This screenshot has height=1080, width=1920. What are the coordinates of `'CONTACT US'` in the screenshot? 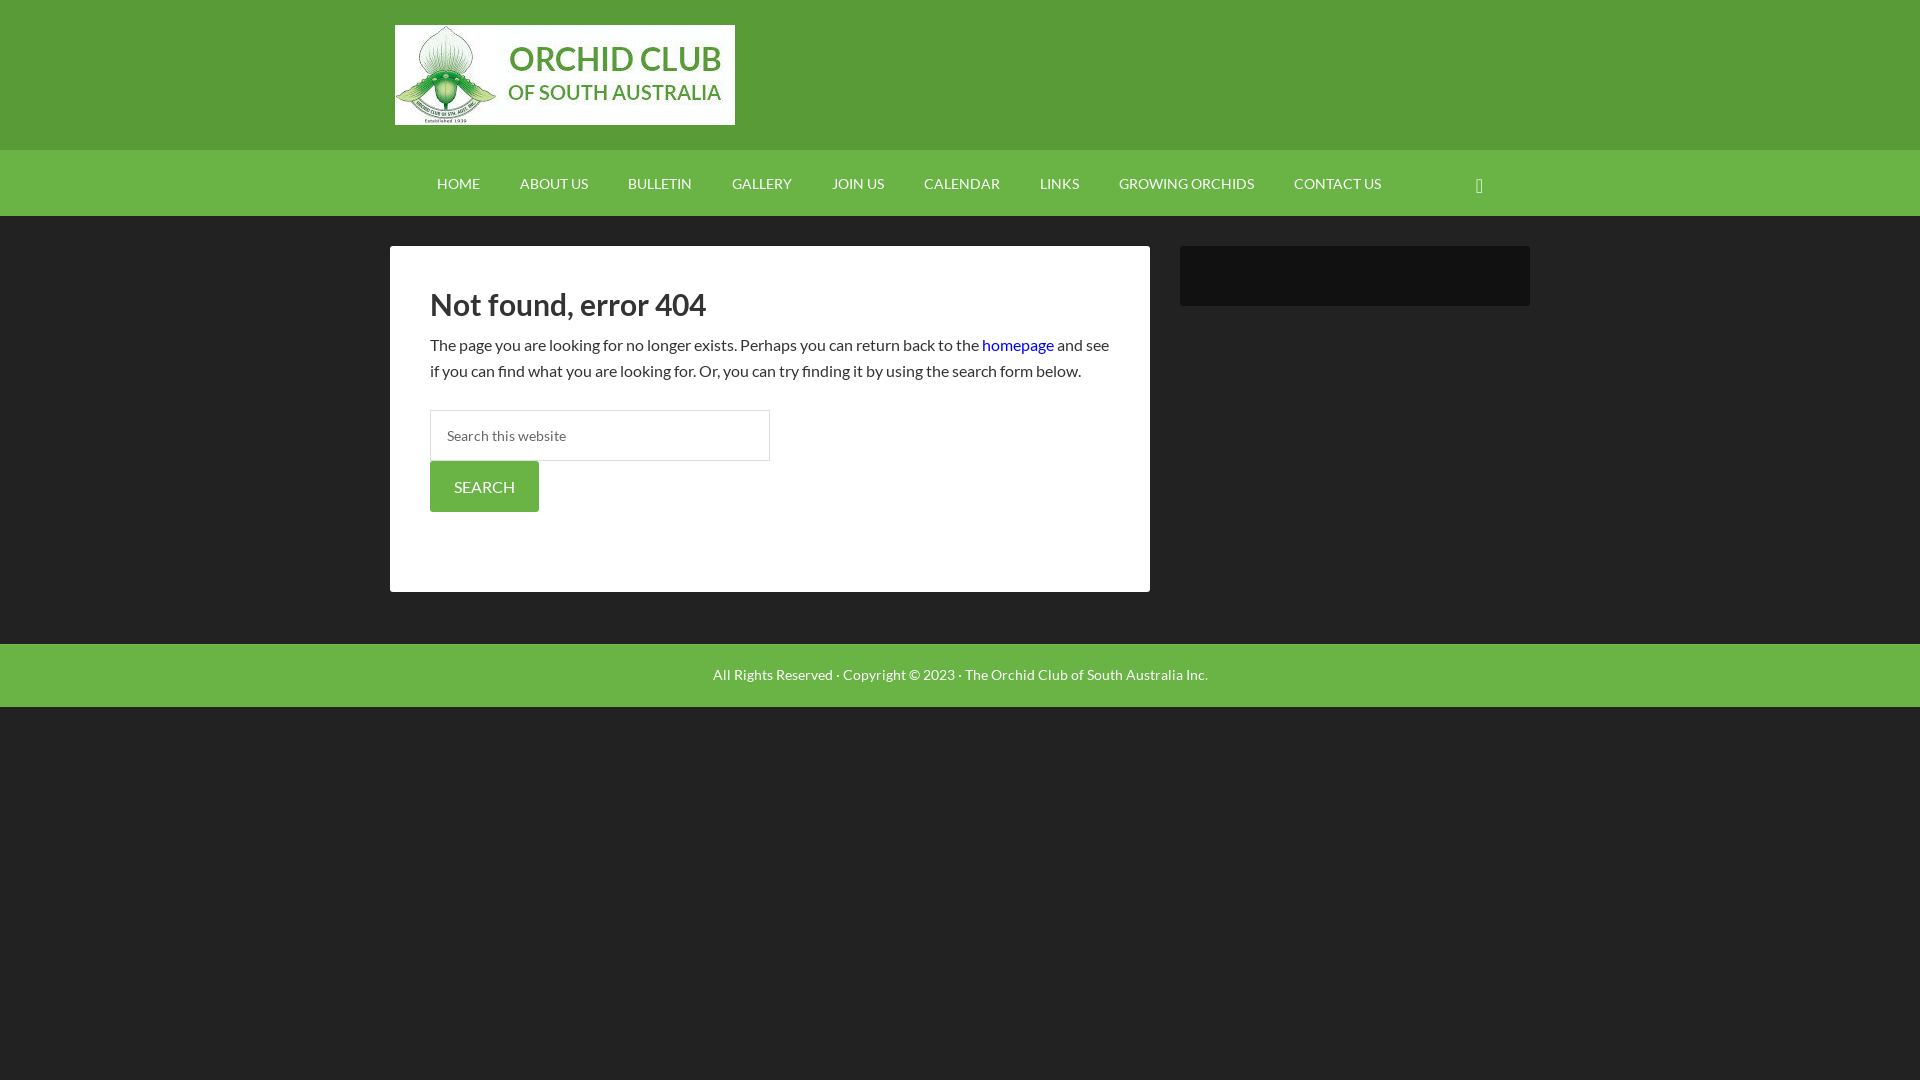 It's located at (1337, 182).